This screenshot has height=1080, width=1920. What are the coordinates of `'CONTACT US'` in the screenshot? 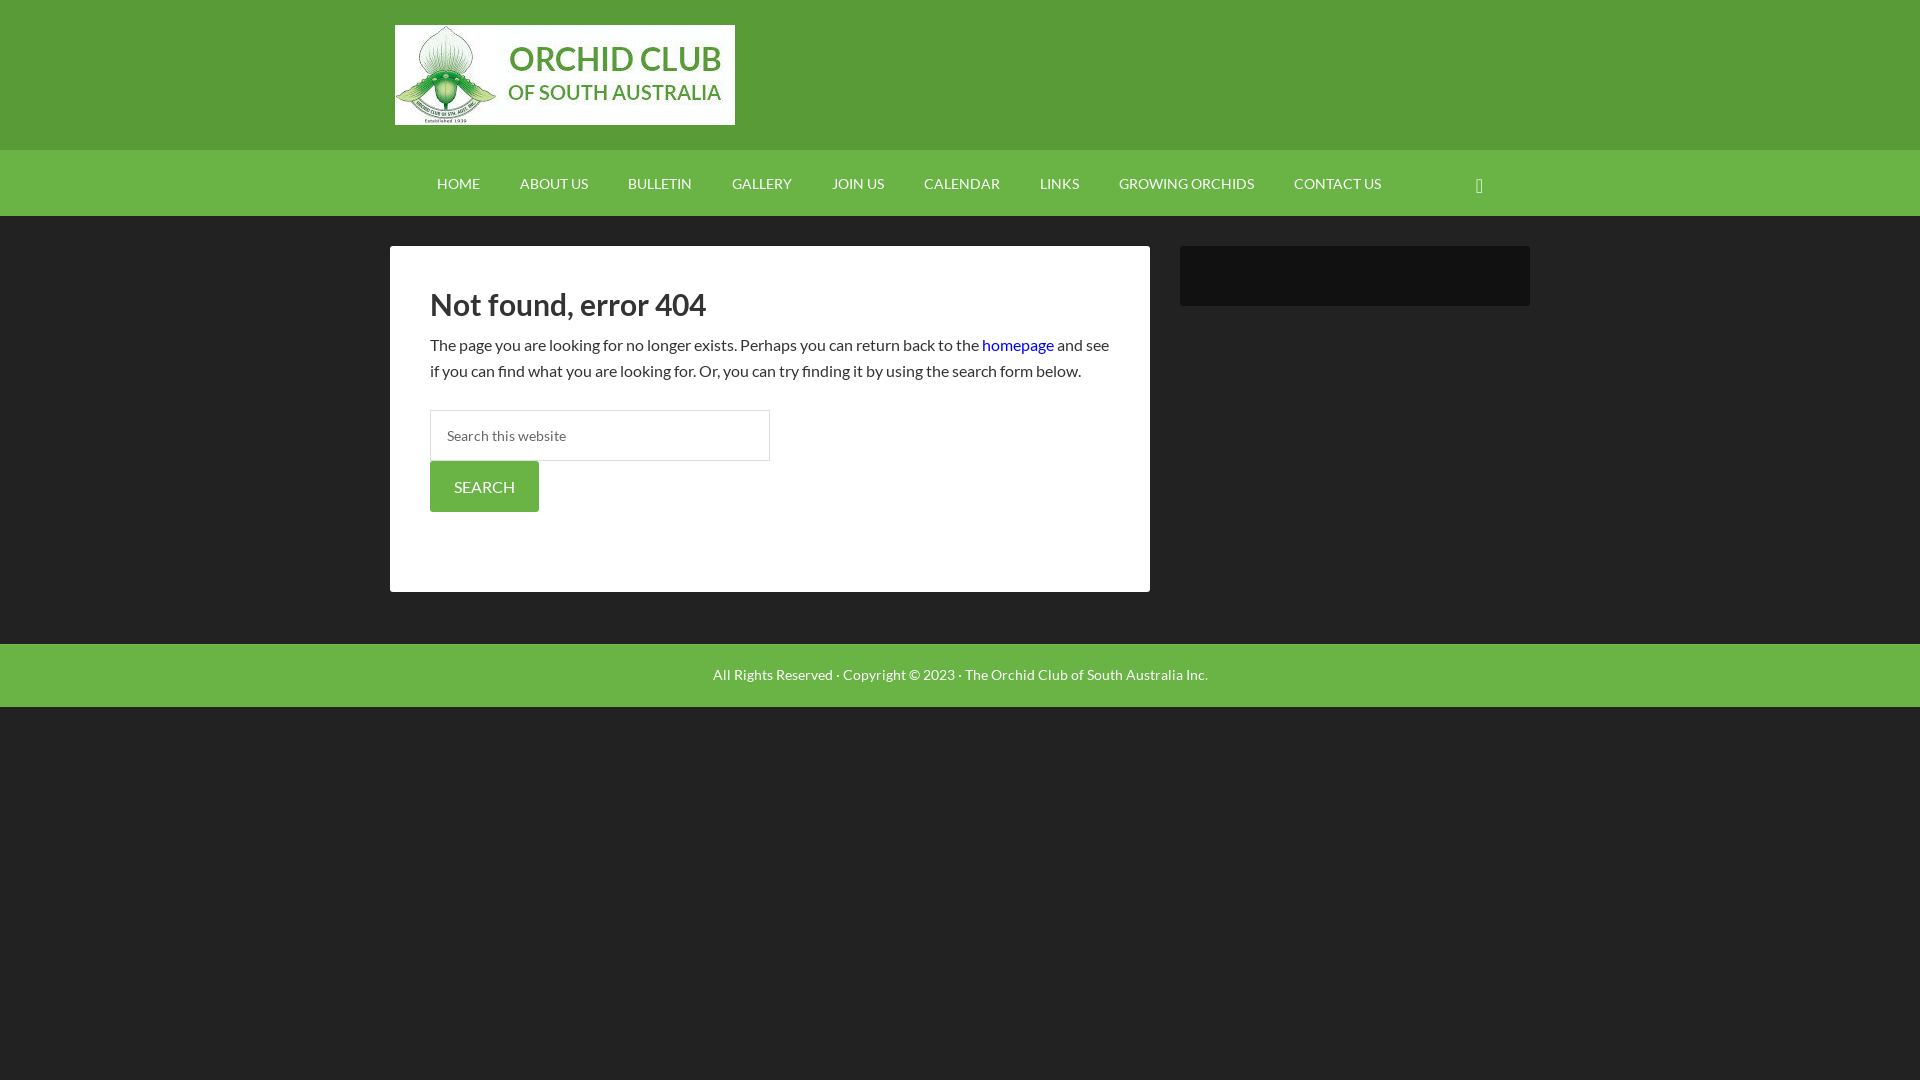 It's located at (1337, 182).